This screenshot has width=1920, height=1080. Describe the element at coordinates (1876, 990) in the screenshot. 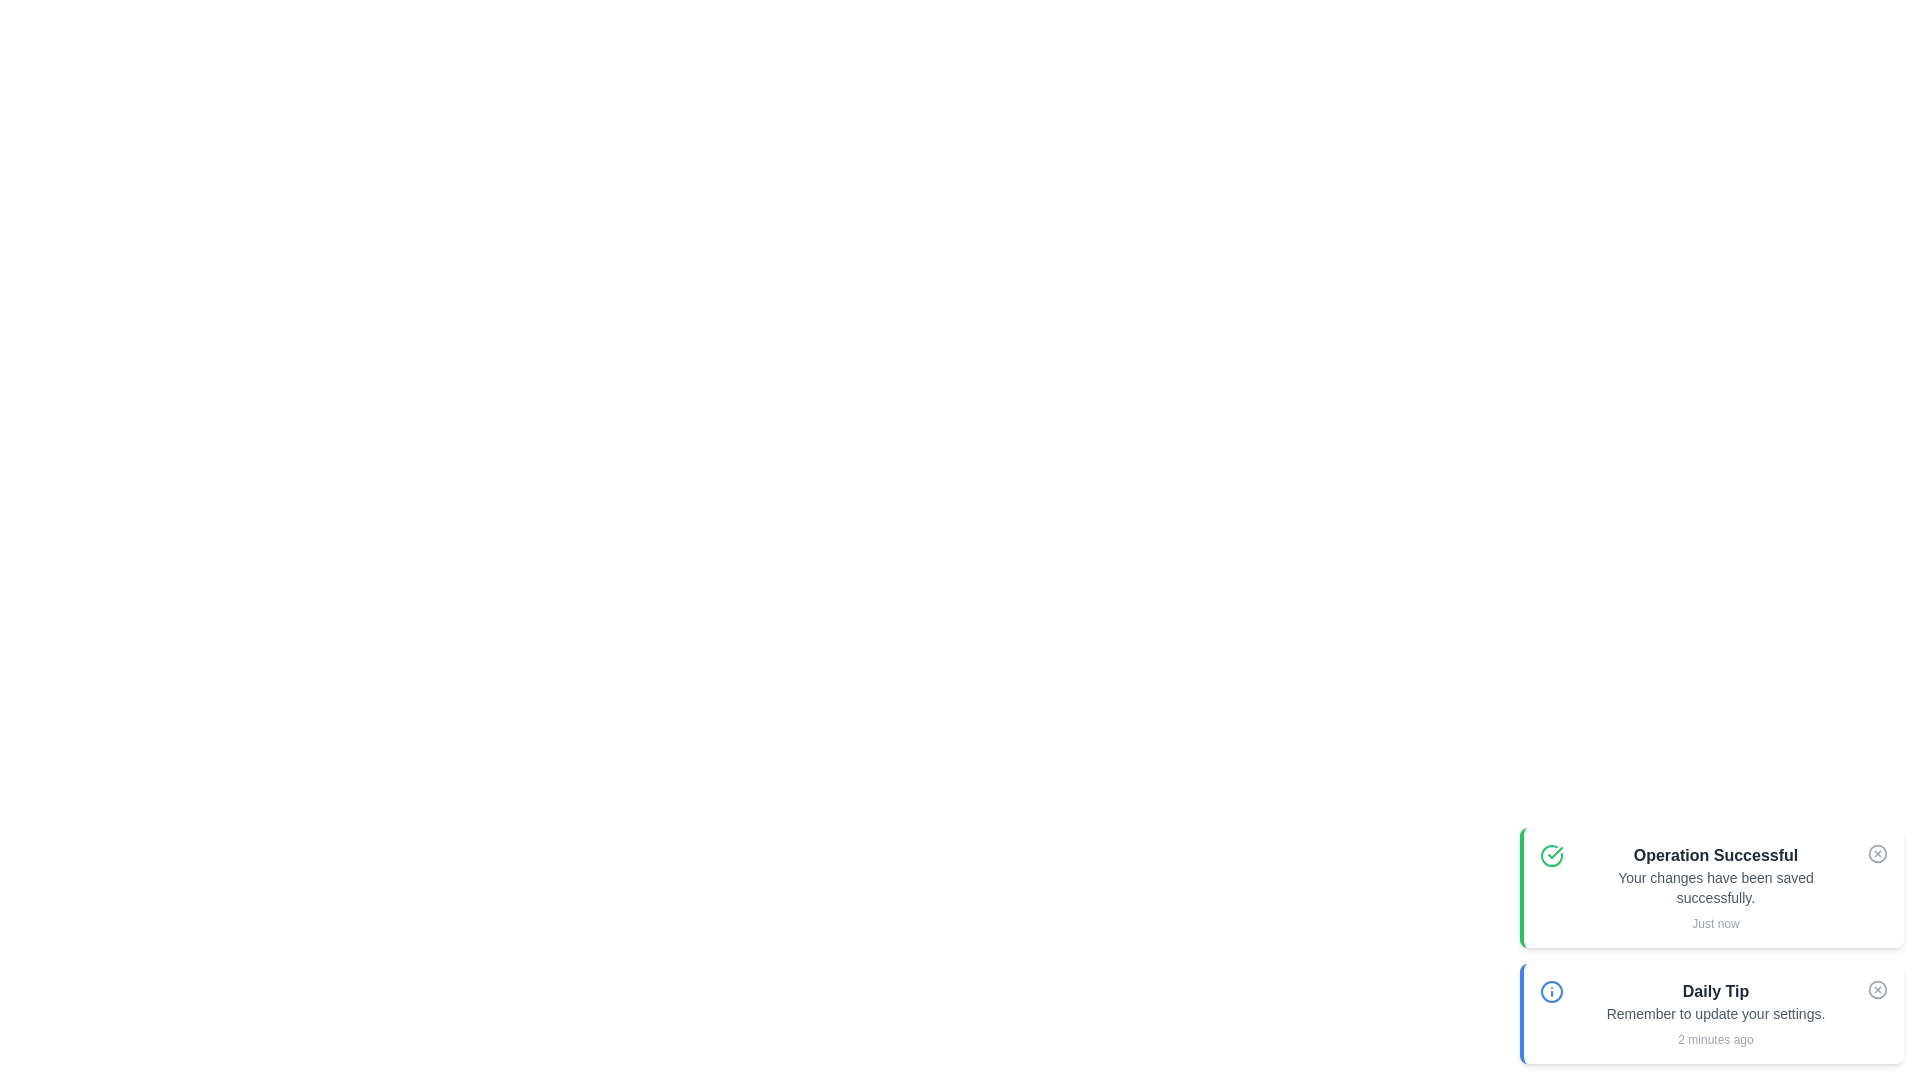

I see `the Circular close button with a close (X) symbol located at the bottom-right corner of the 'Daily Tip' notification card to change its visual state` at that location.